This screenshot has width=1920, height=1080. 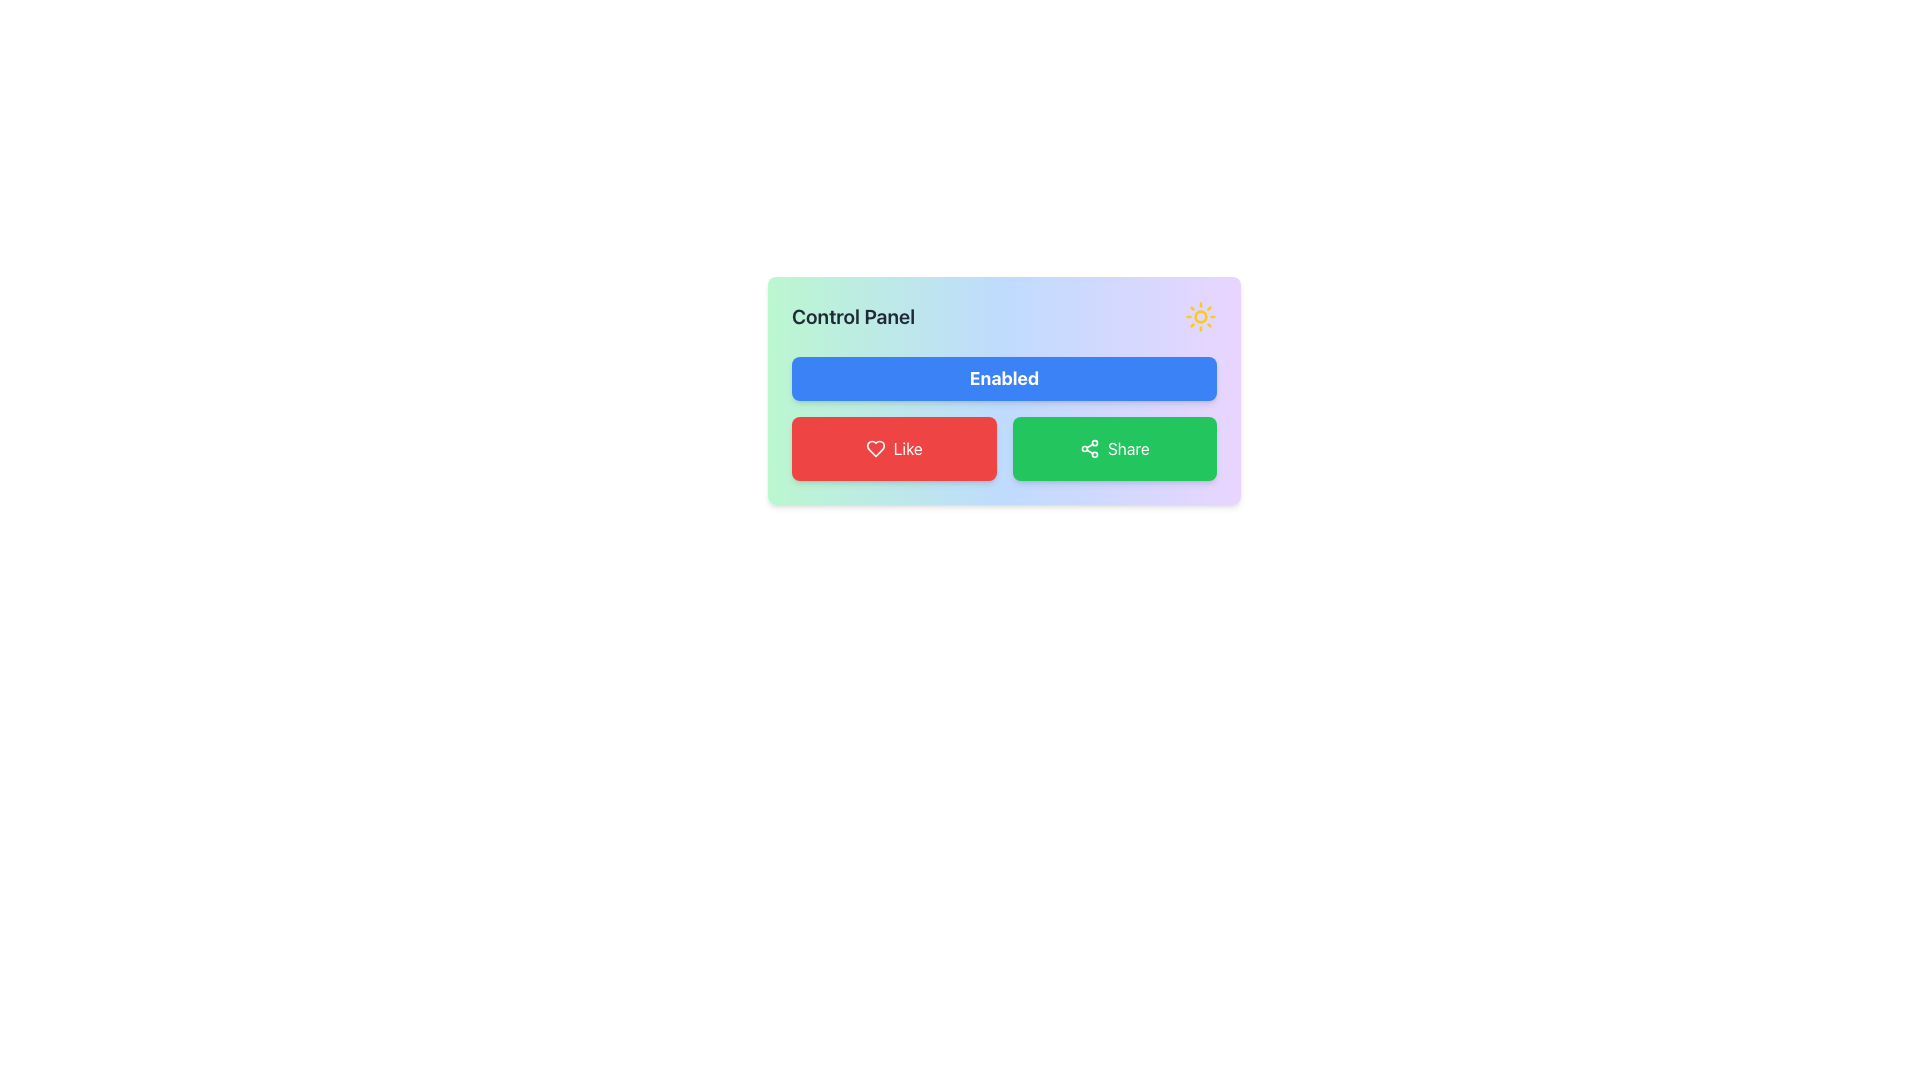 What do you see at coordinates (875, 447) in the screenshot?
I see `the heart-shaped SVG icon with a dashed stroke style located inside the red 'Like' button` at bounding box center [875, 447].